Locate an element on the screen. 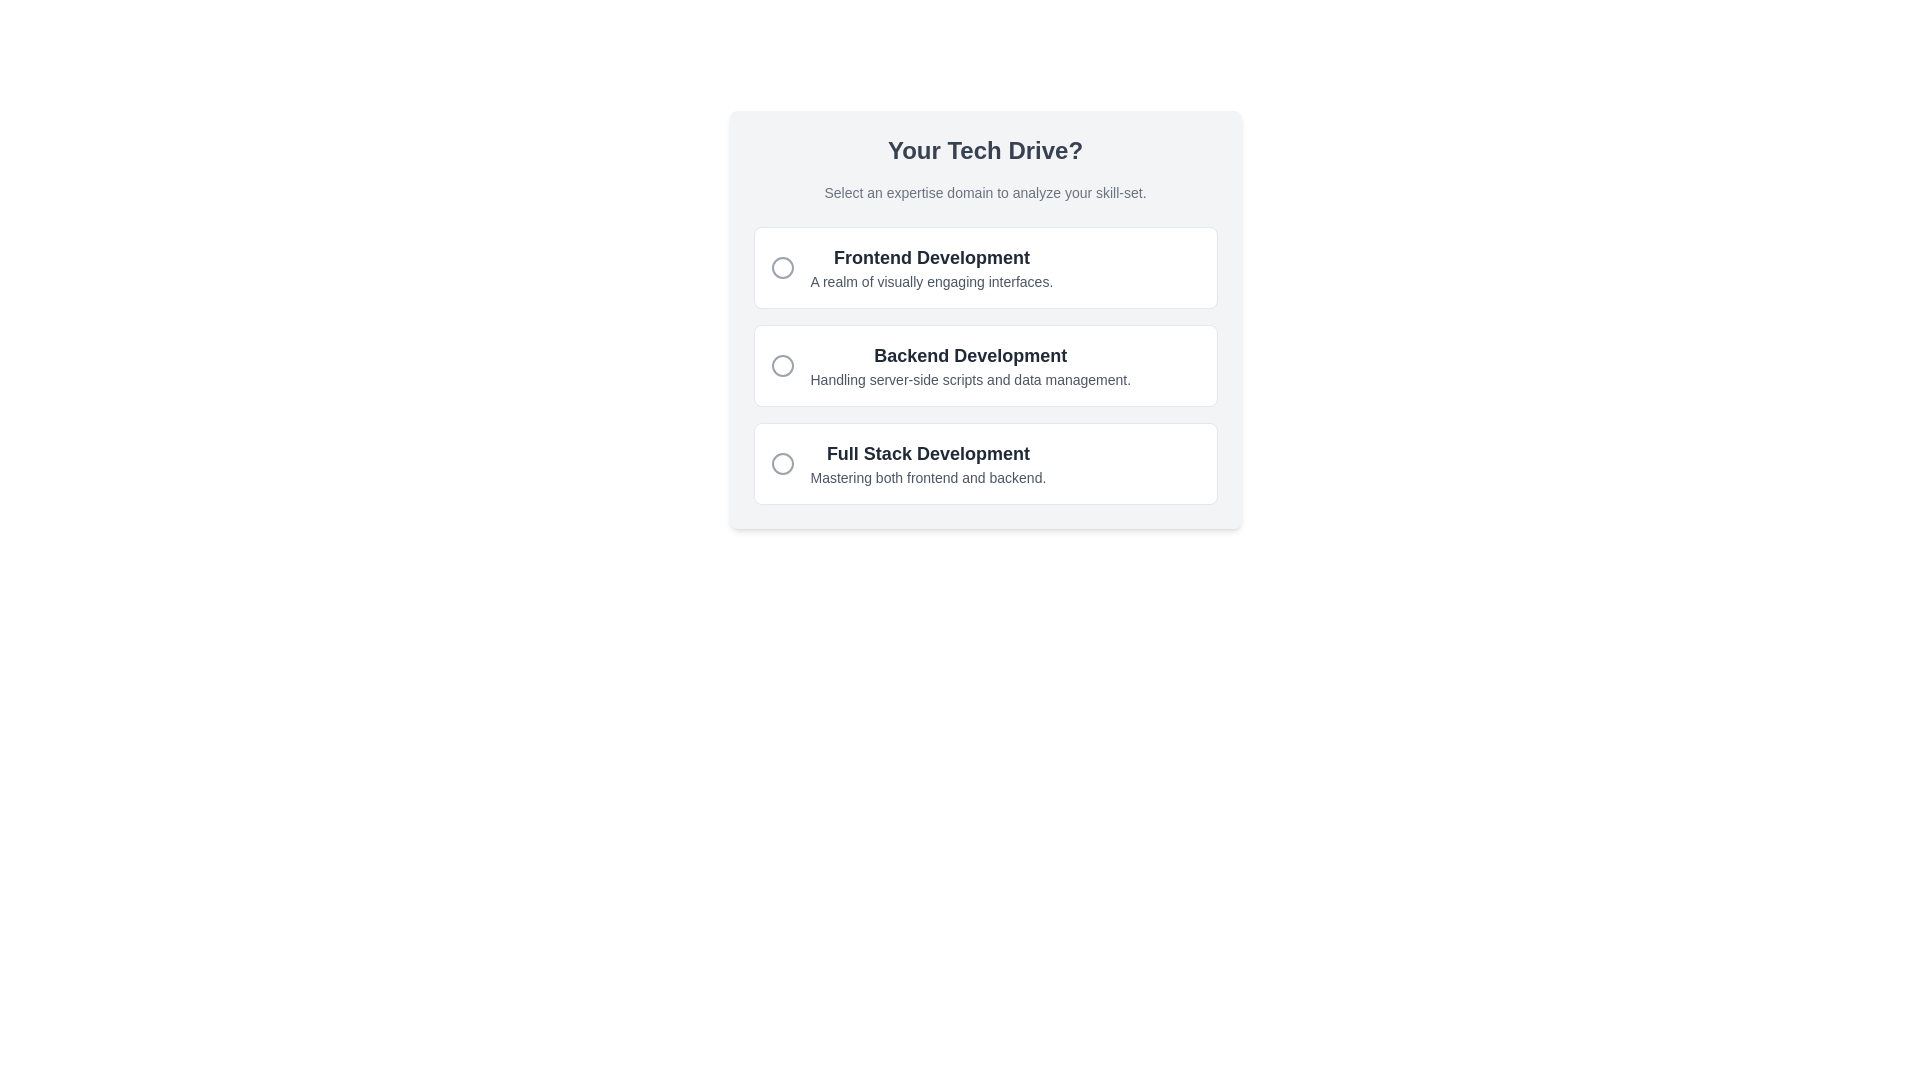 This screenshot has width=1920, height=1080. the descriptive text label beneath 'Frontend Development' in the top-left quadrant of the central card layout, which provides additional information about the option is located at coordinates (930, 281).